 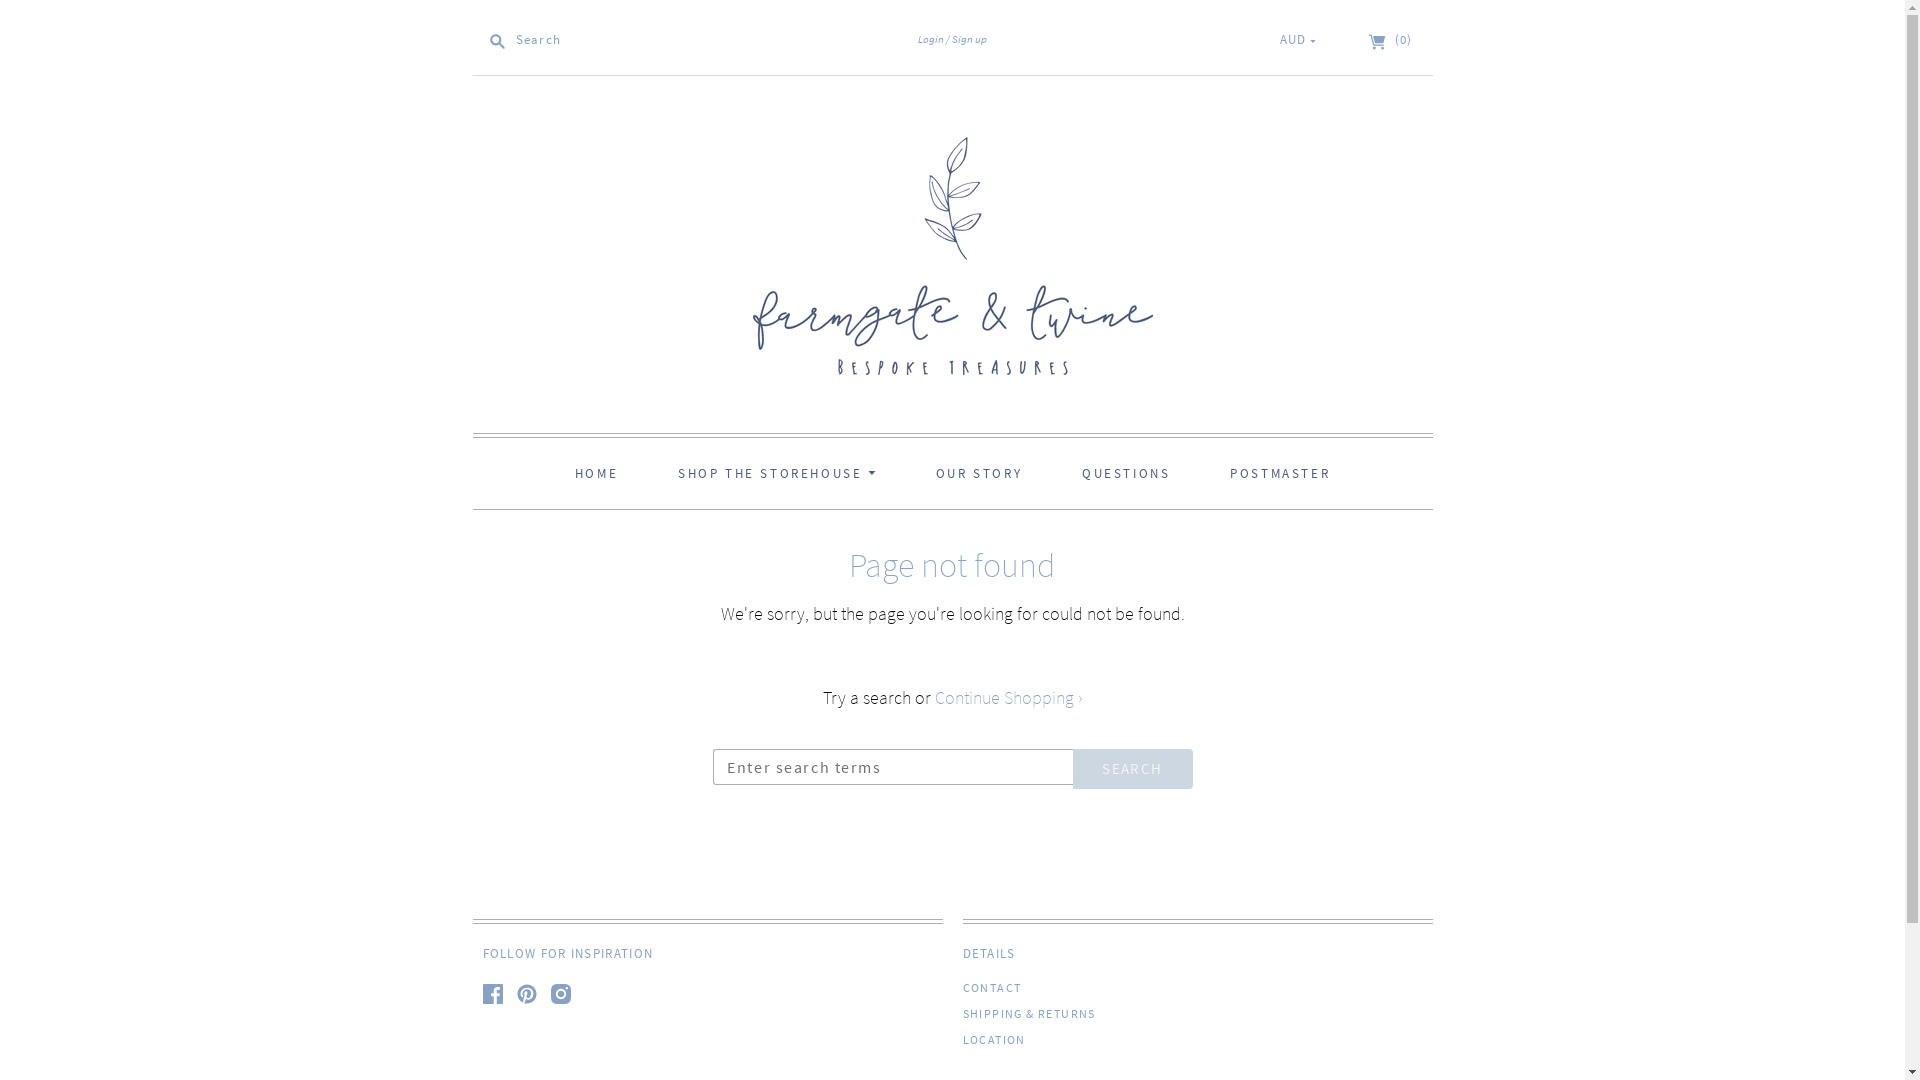 What do you see at coordinates (1368, 39) in the screenshot?
I see `'(0)'` at bounding box center [1368, 39].